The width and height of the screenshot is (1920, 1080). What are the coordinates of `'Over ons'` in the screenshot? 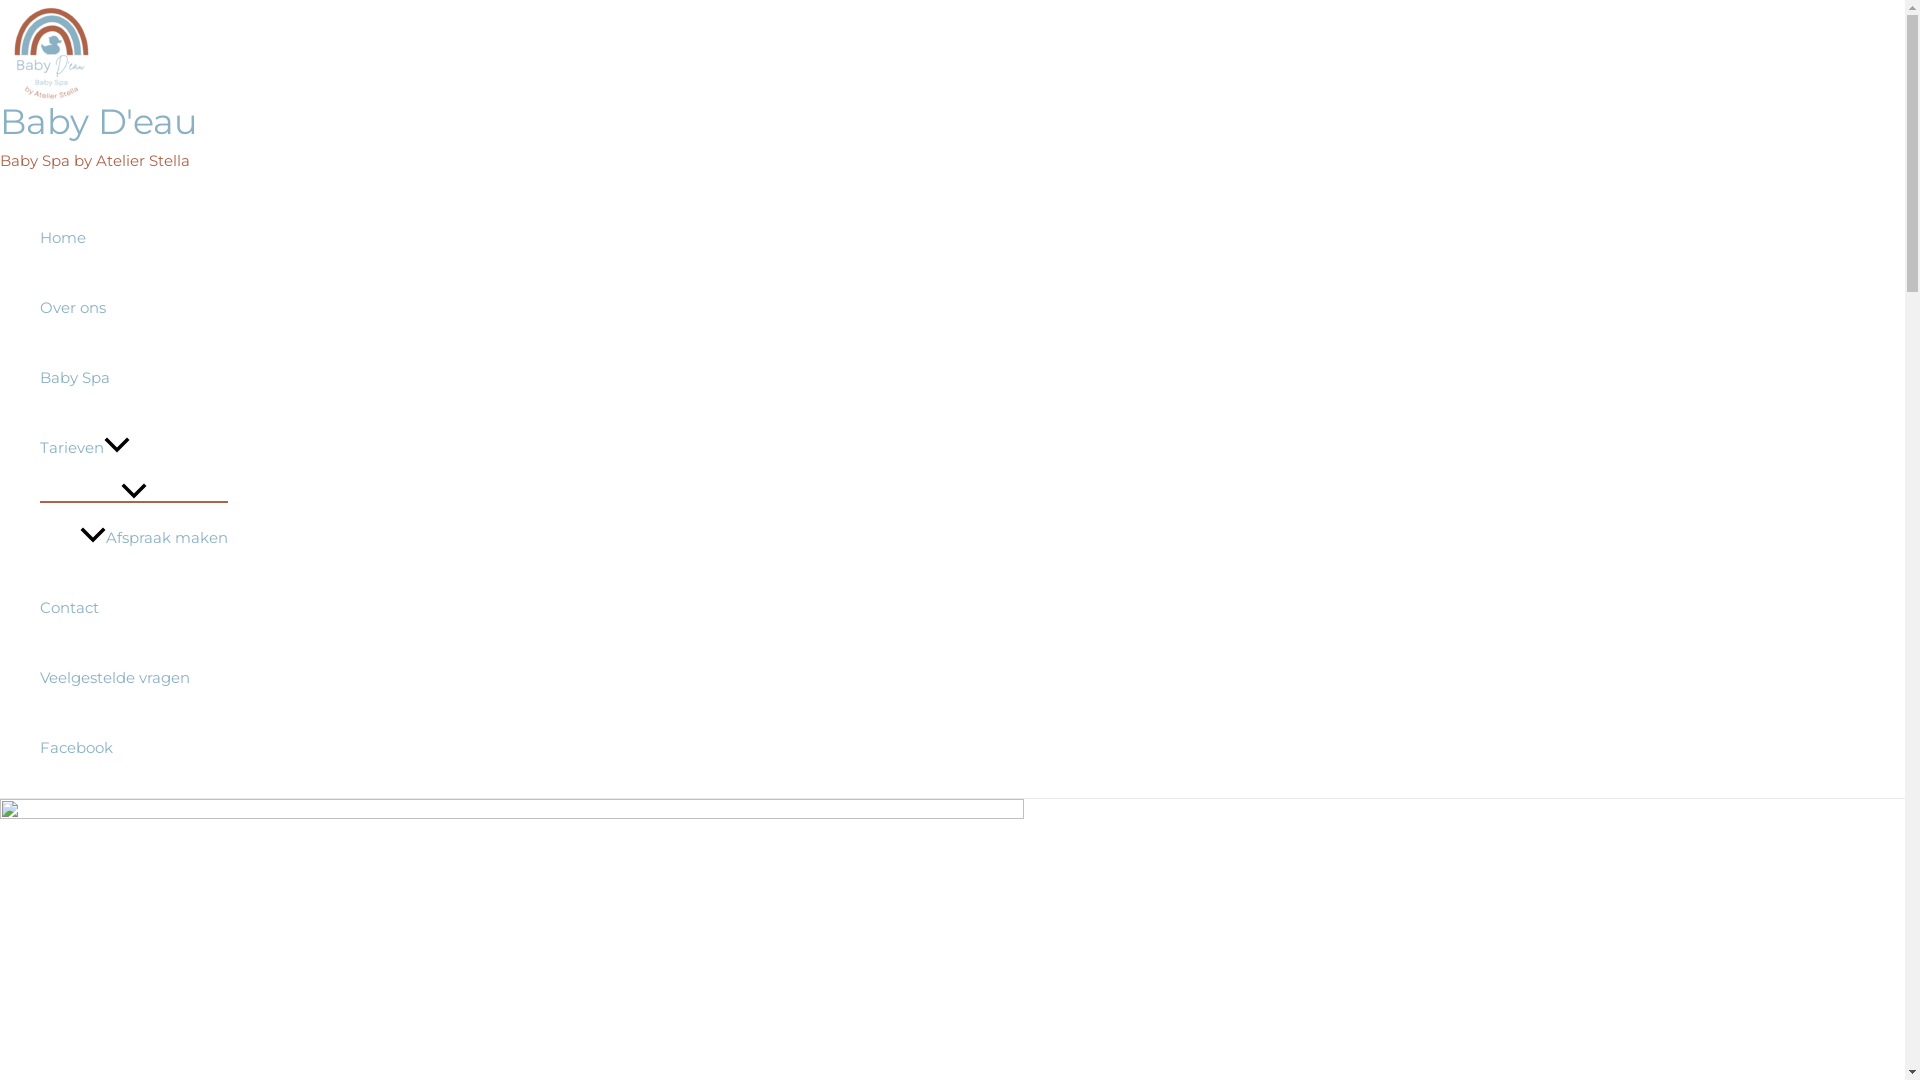 It's located at (133, 308).